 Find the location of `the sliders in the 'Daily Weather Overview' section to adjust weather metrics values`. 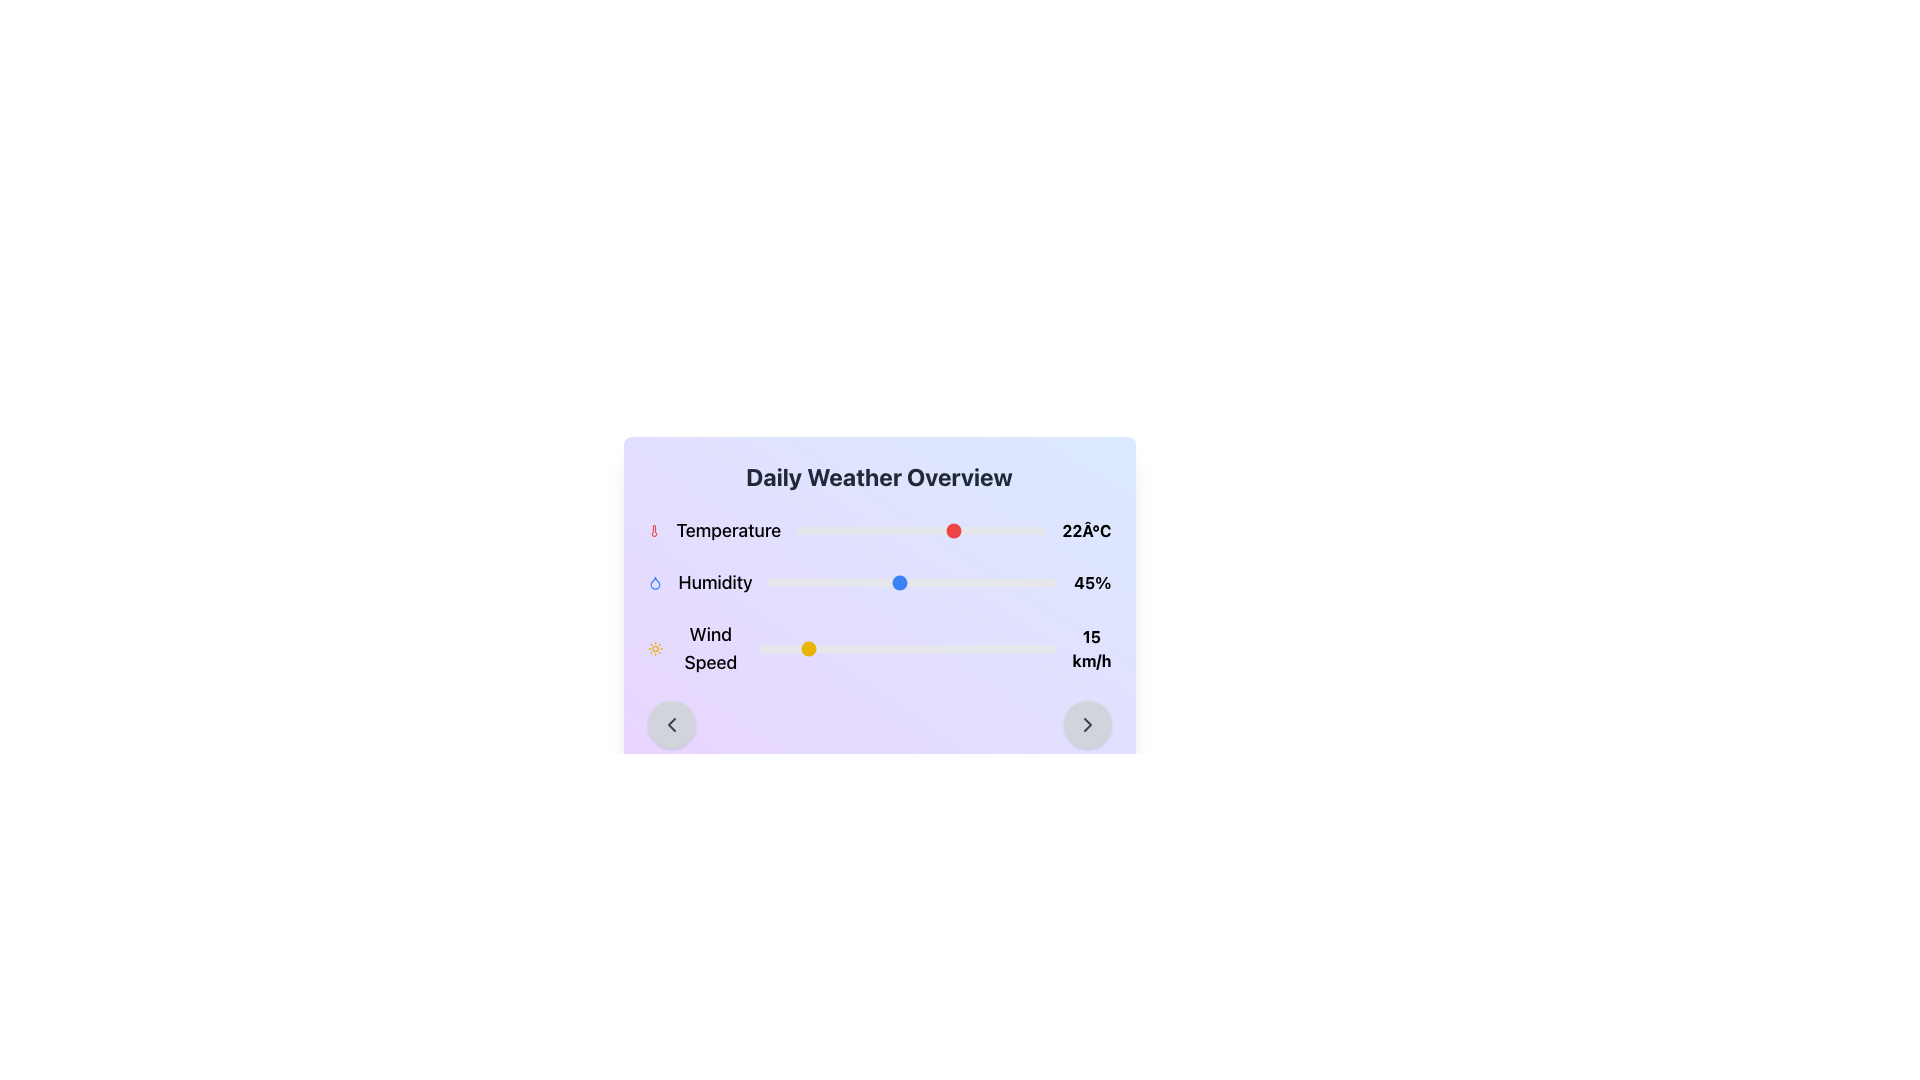

the sliders in the 'Daily Weather Overview' section to adjust weather metrics values is located at coordinates (879, 596).